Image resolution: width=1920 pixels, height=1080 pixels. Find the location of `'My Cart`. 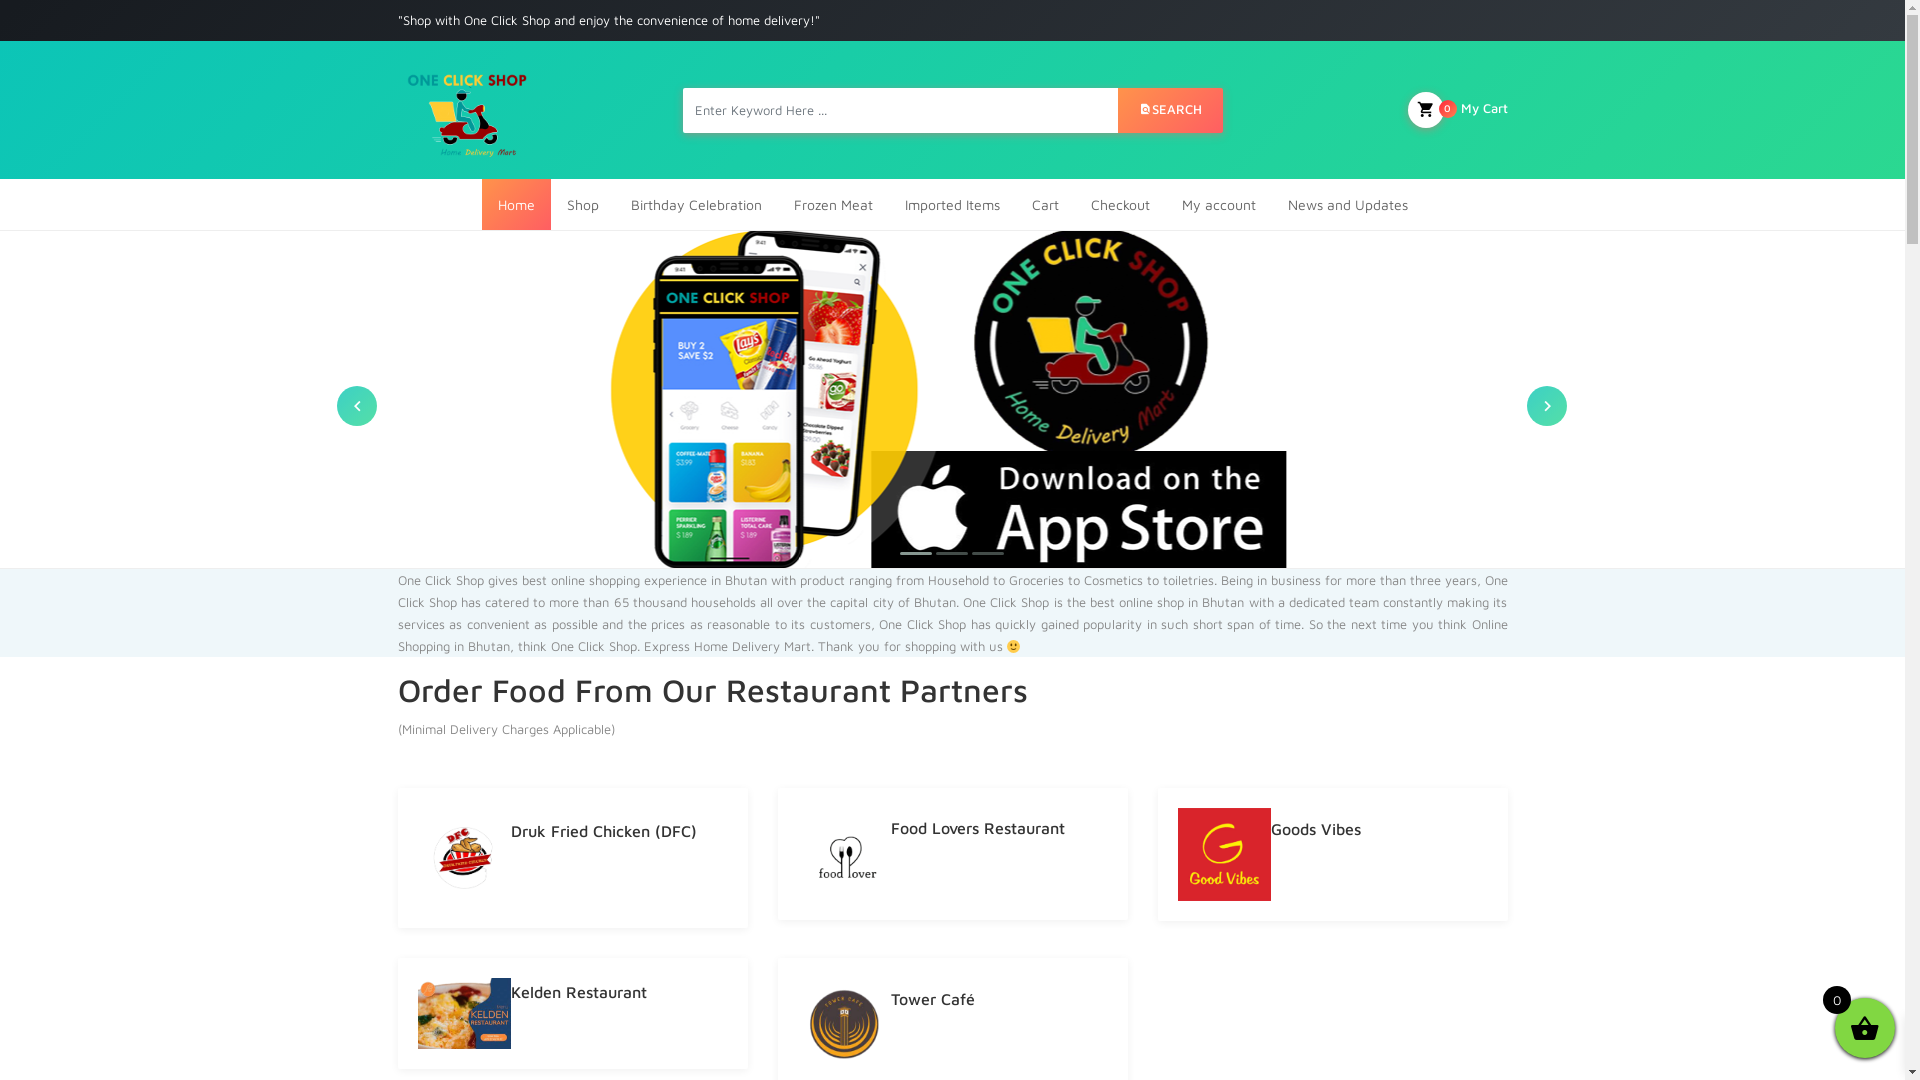

'My Cart is located at coordinates (1458, 110).